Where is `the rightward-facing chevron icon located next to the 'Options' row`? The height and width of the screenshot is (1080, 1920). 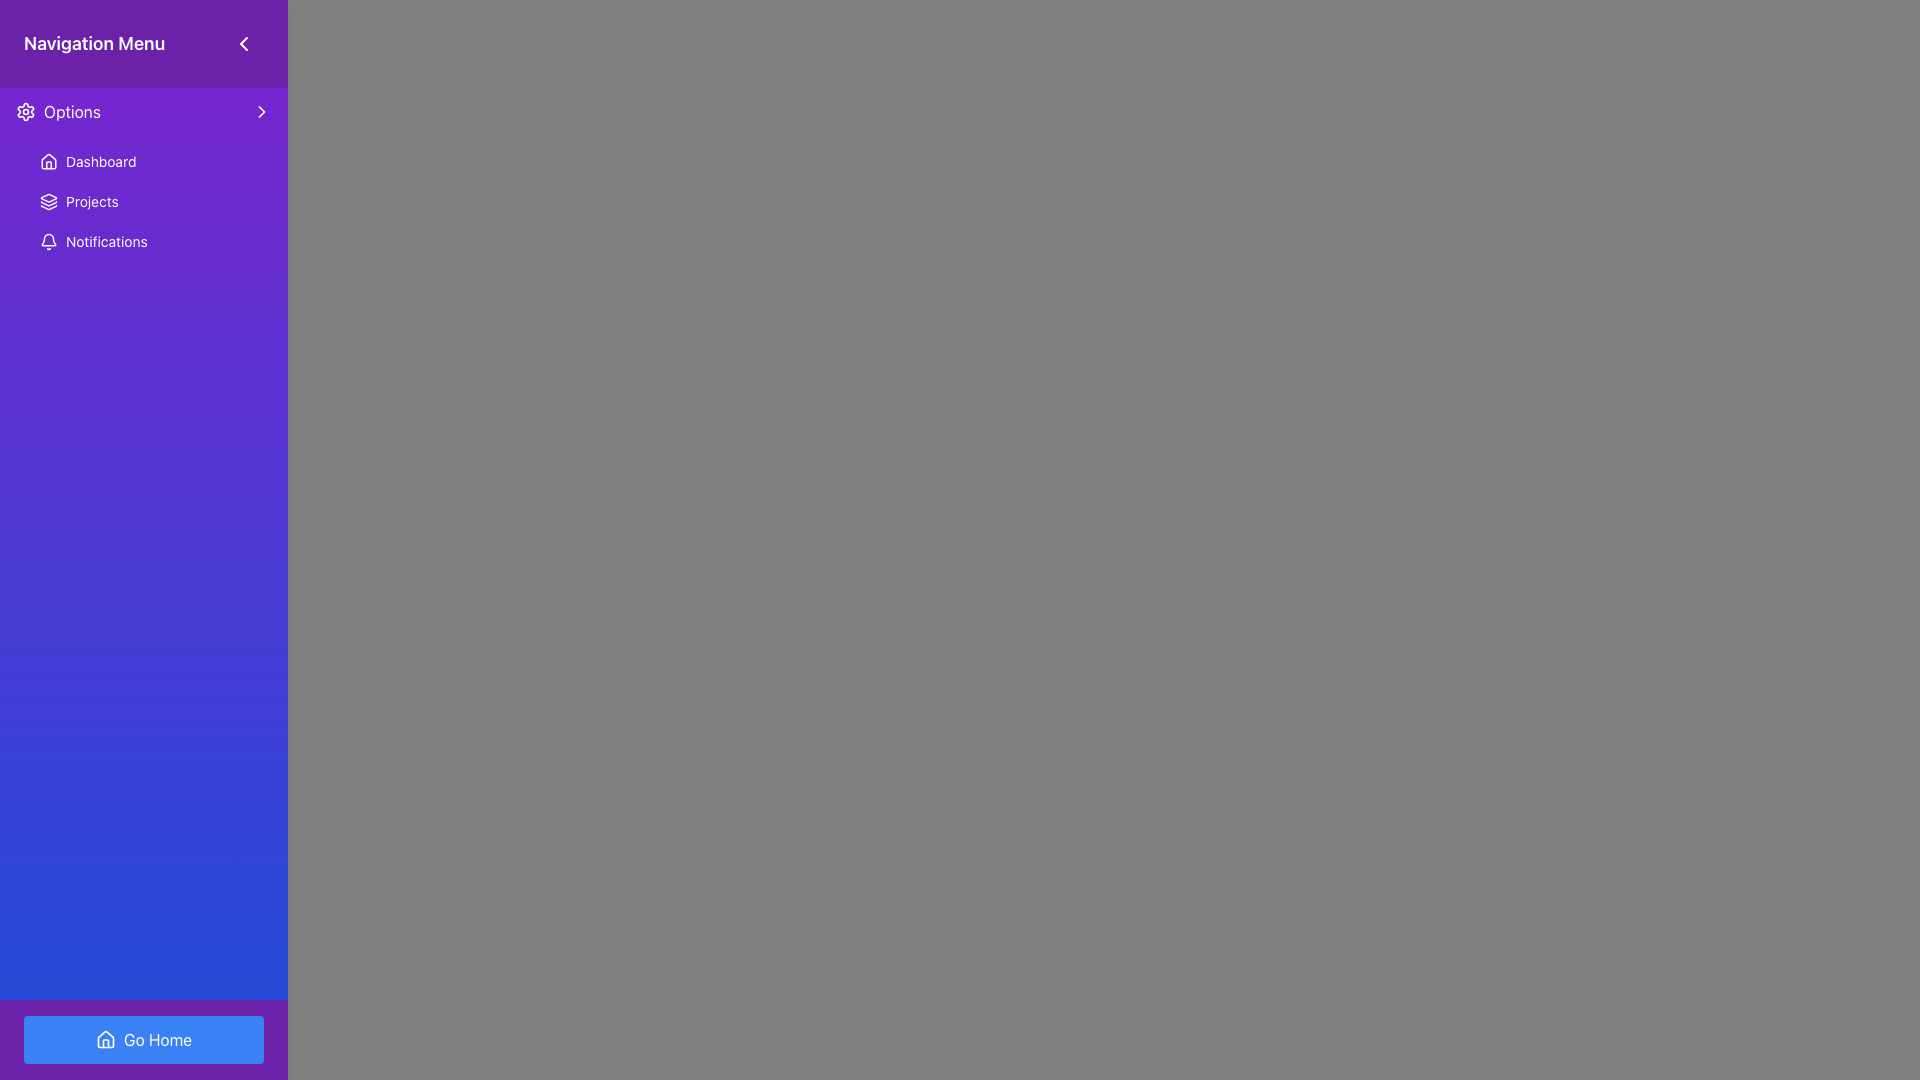 the rightward-facing chevron icon located next to the 'Options' row is located at coordinates (261, 111).